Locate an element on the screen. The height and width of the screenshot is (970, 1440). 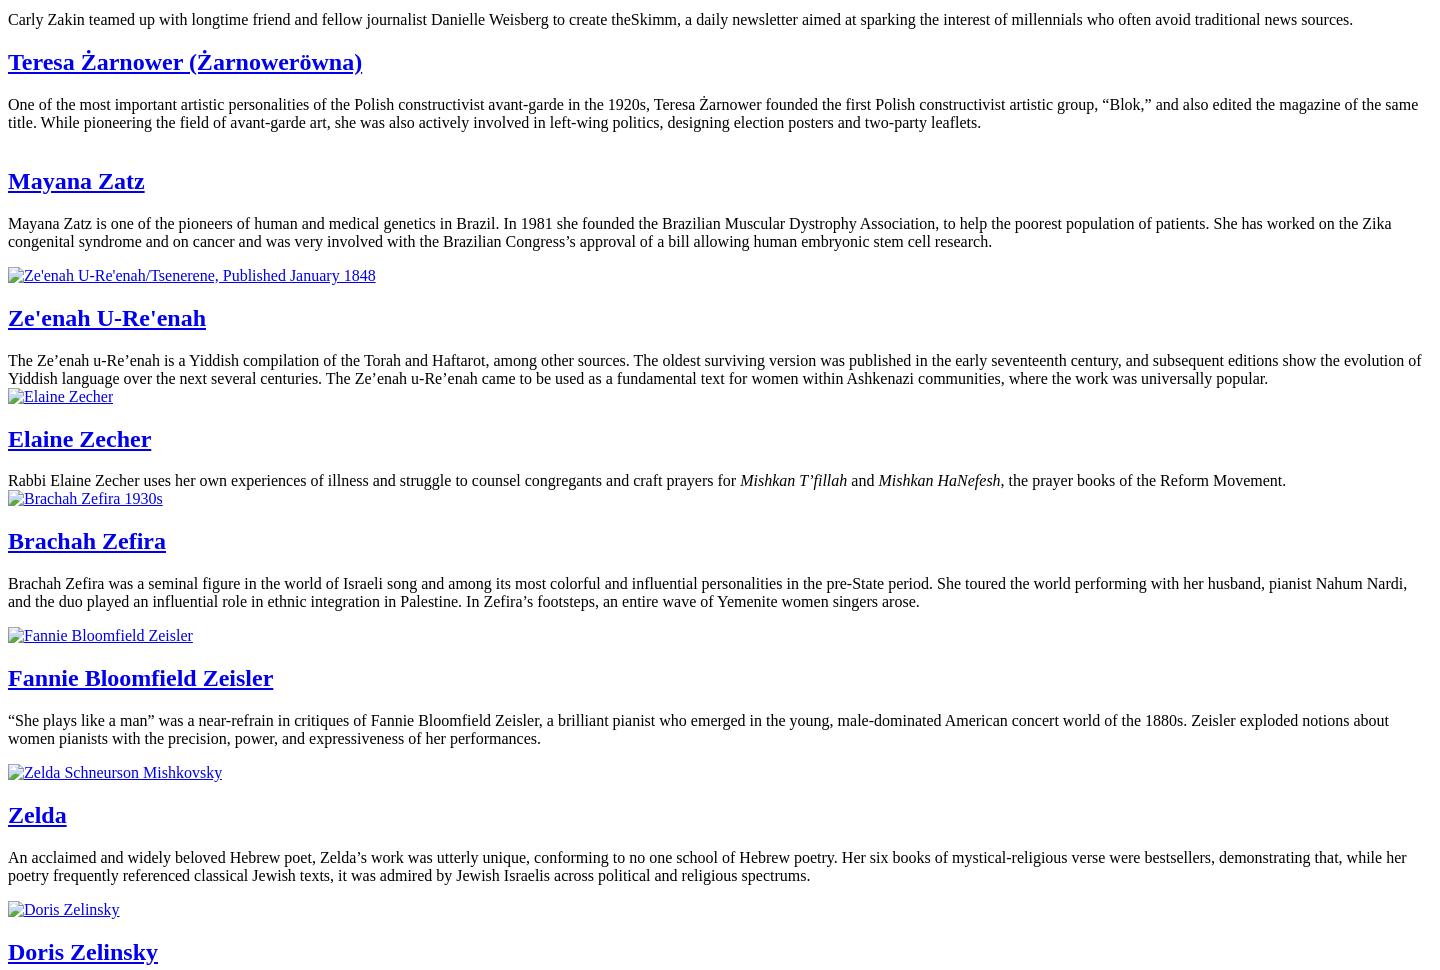
'Doris Zelinsky' is located at coordinates (82, 949).